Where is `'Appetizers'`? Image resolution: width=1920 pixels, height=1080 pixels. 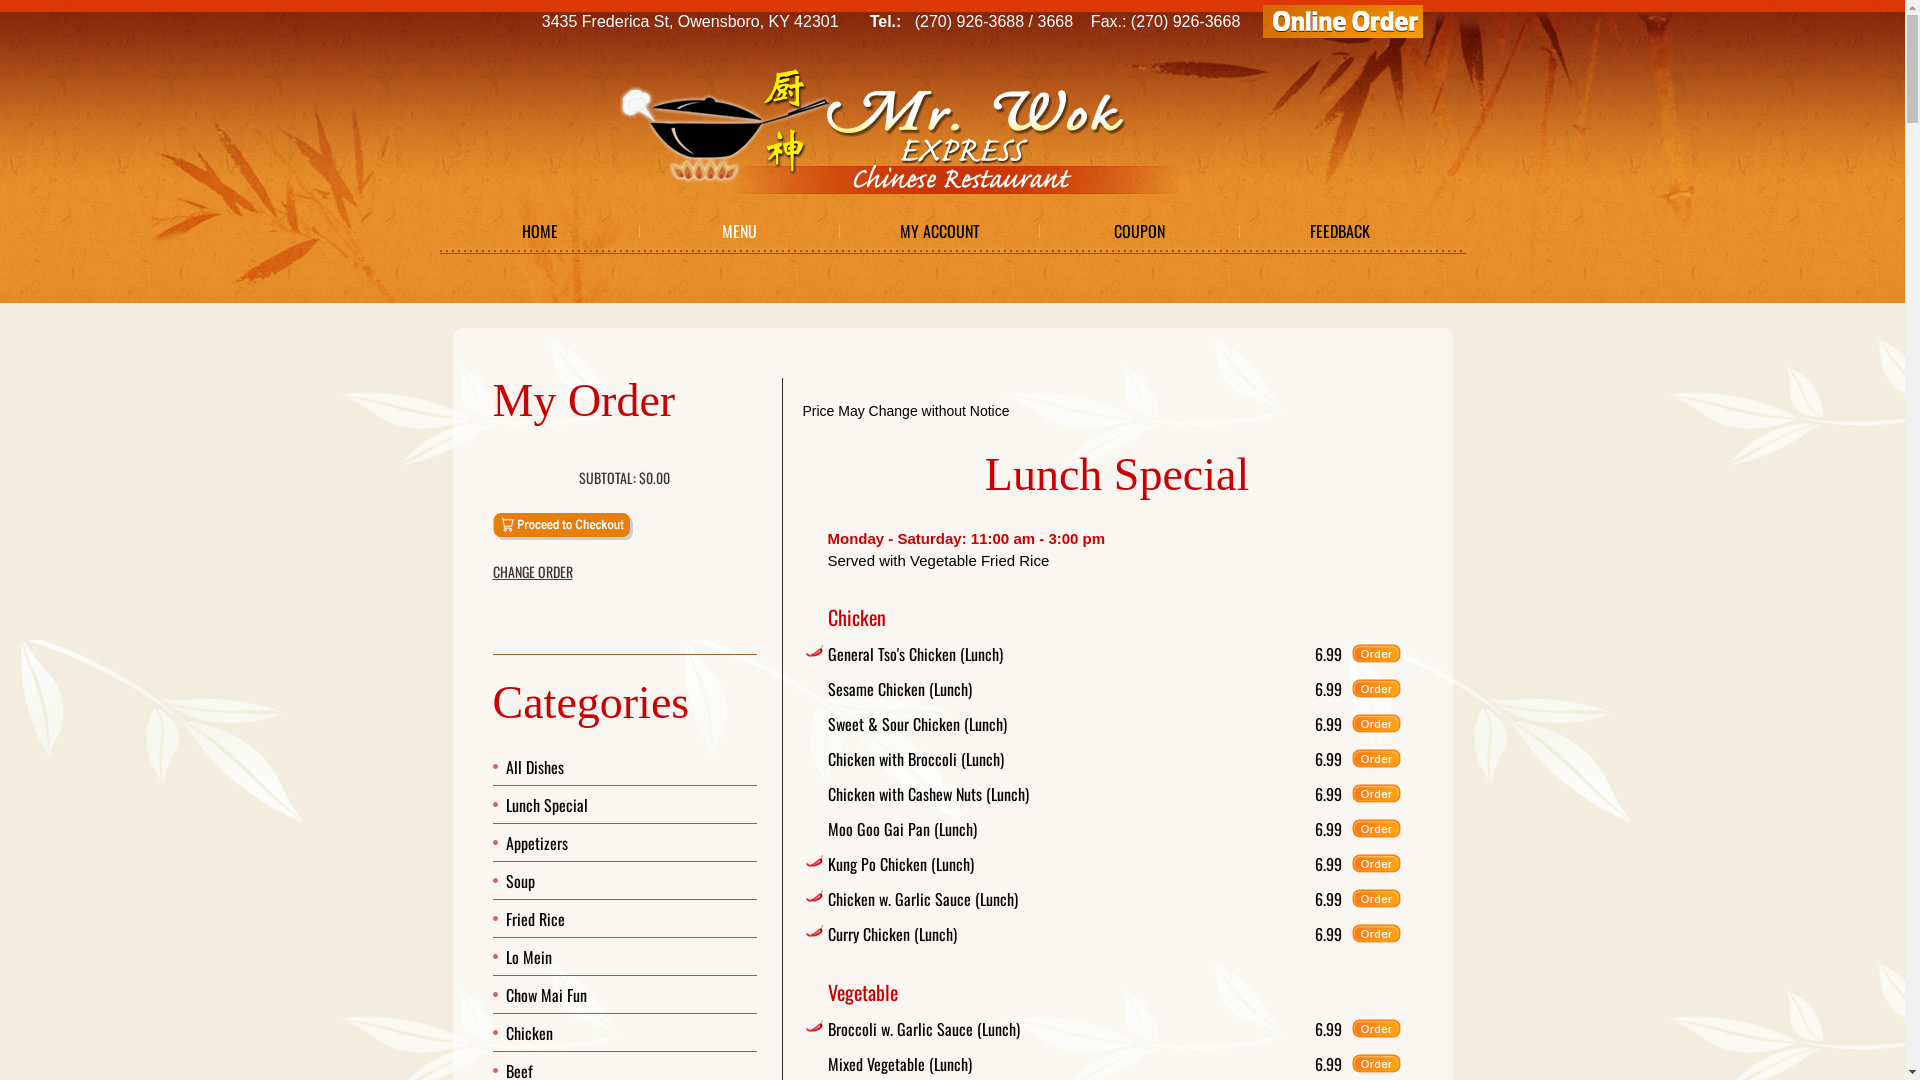
'Appetizers' is located at coordinates (537, 843).